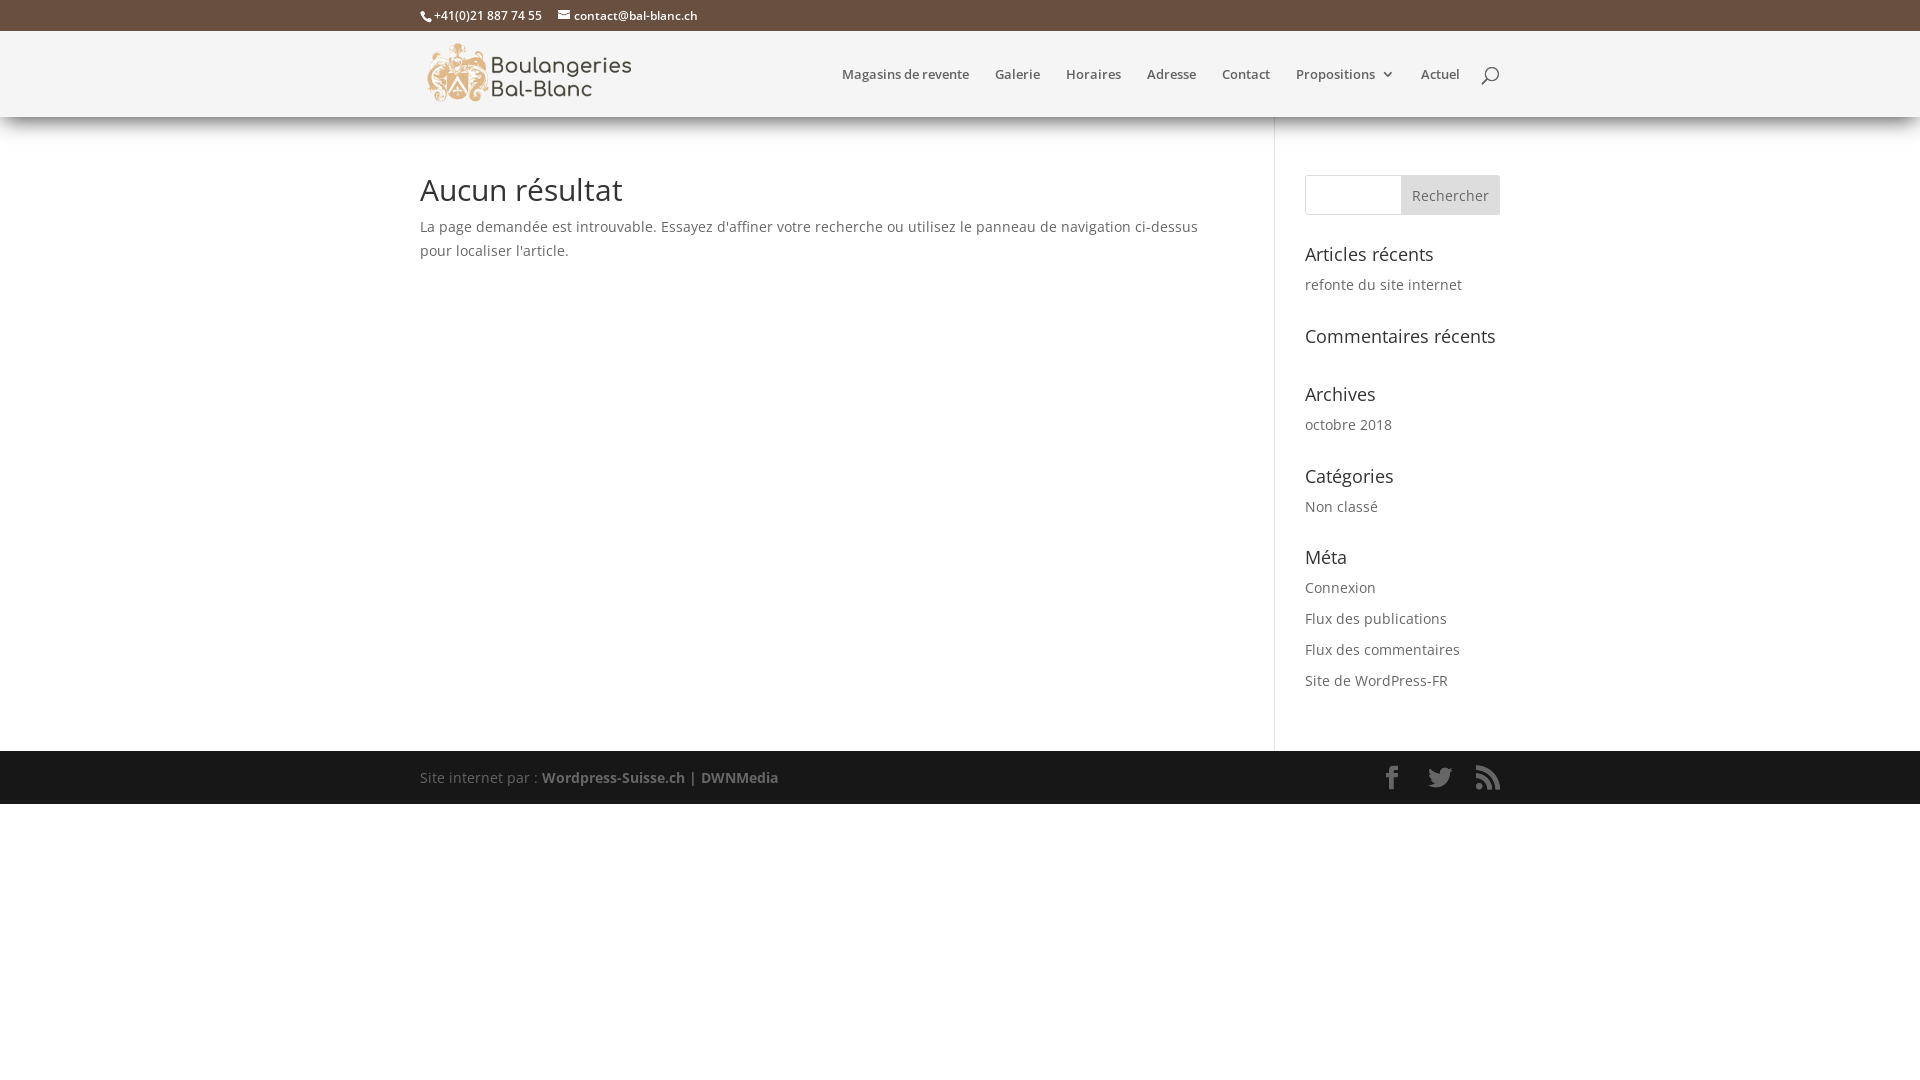 The image size is (1920, 1080). I want to click on 'Adresse', so click(1171, 92).